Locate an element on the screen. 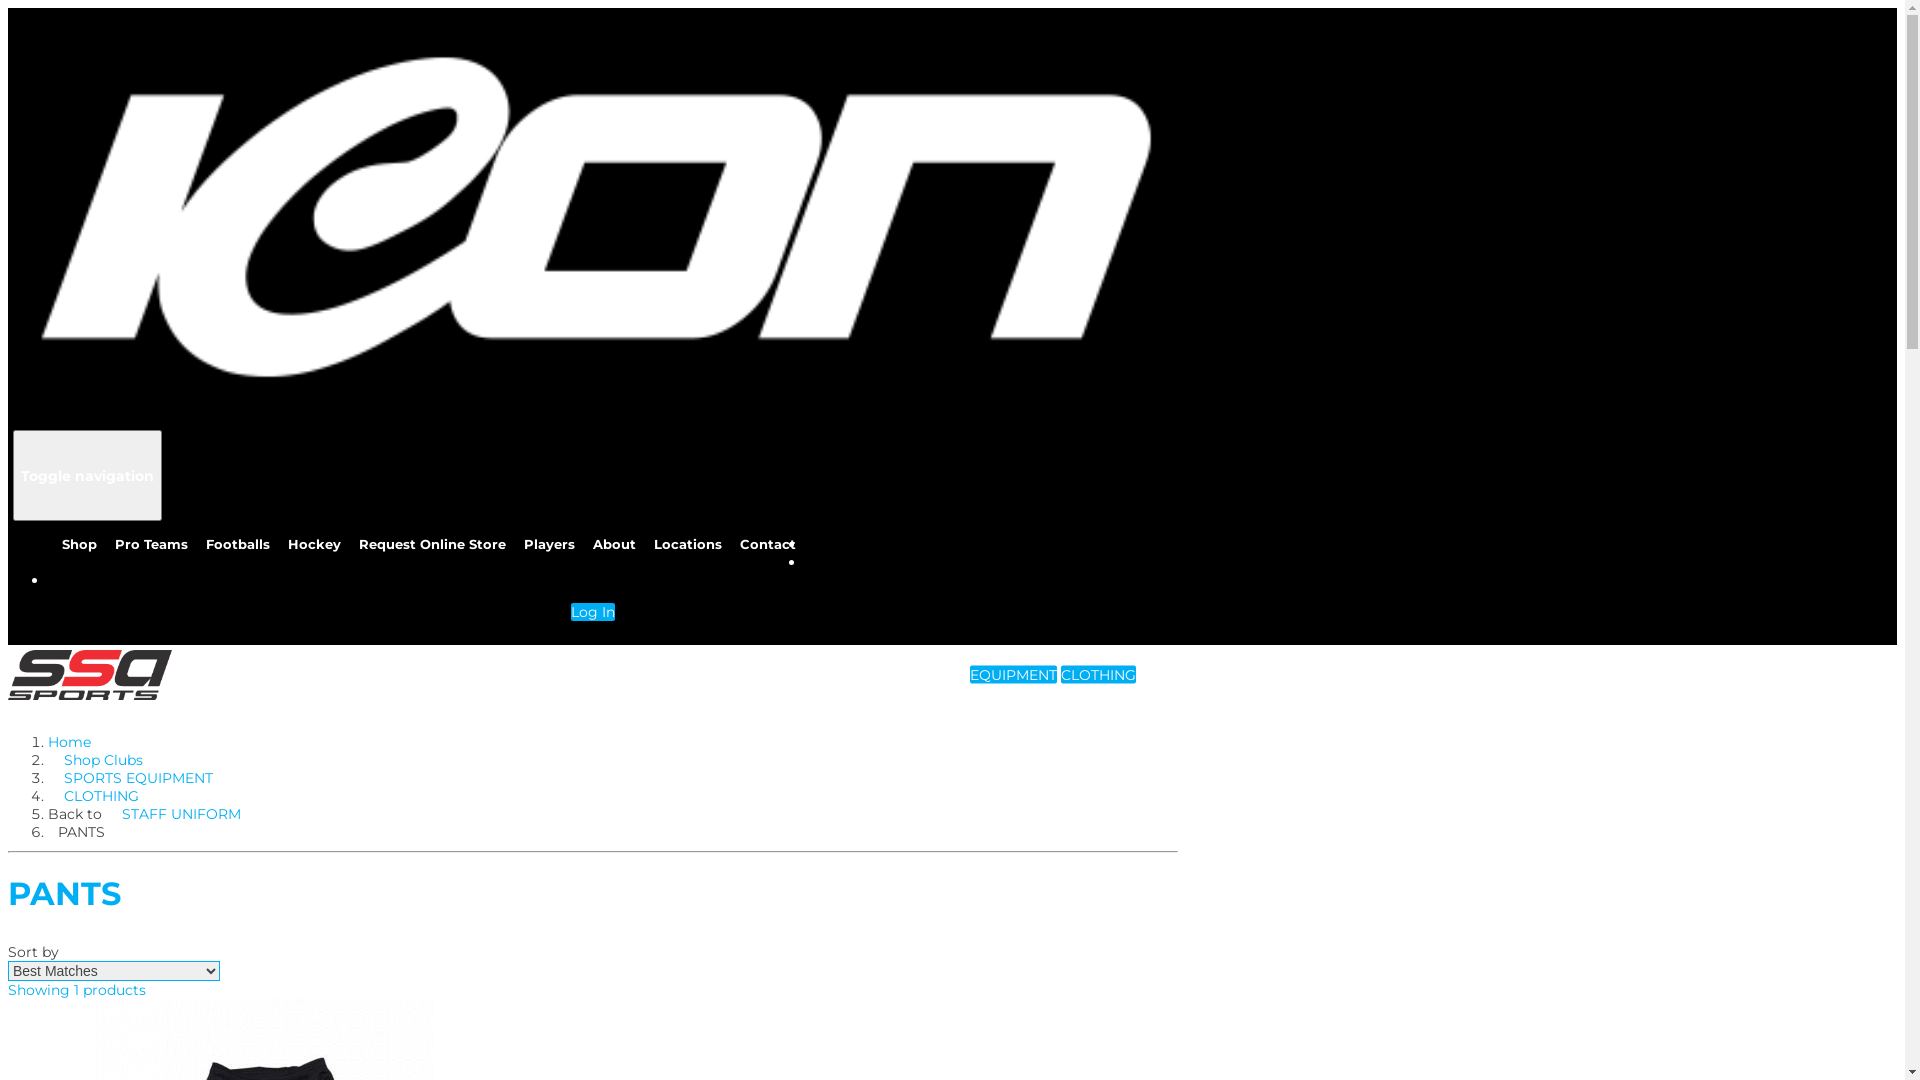 The height and width of the screenshot is (1080, 1920). 'EQUIPMENT' is located at coordinates (1013, 675).